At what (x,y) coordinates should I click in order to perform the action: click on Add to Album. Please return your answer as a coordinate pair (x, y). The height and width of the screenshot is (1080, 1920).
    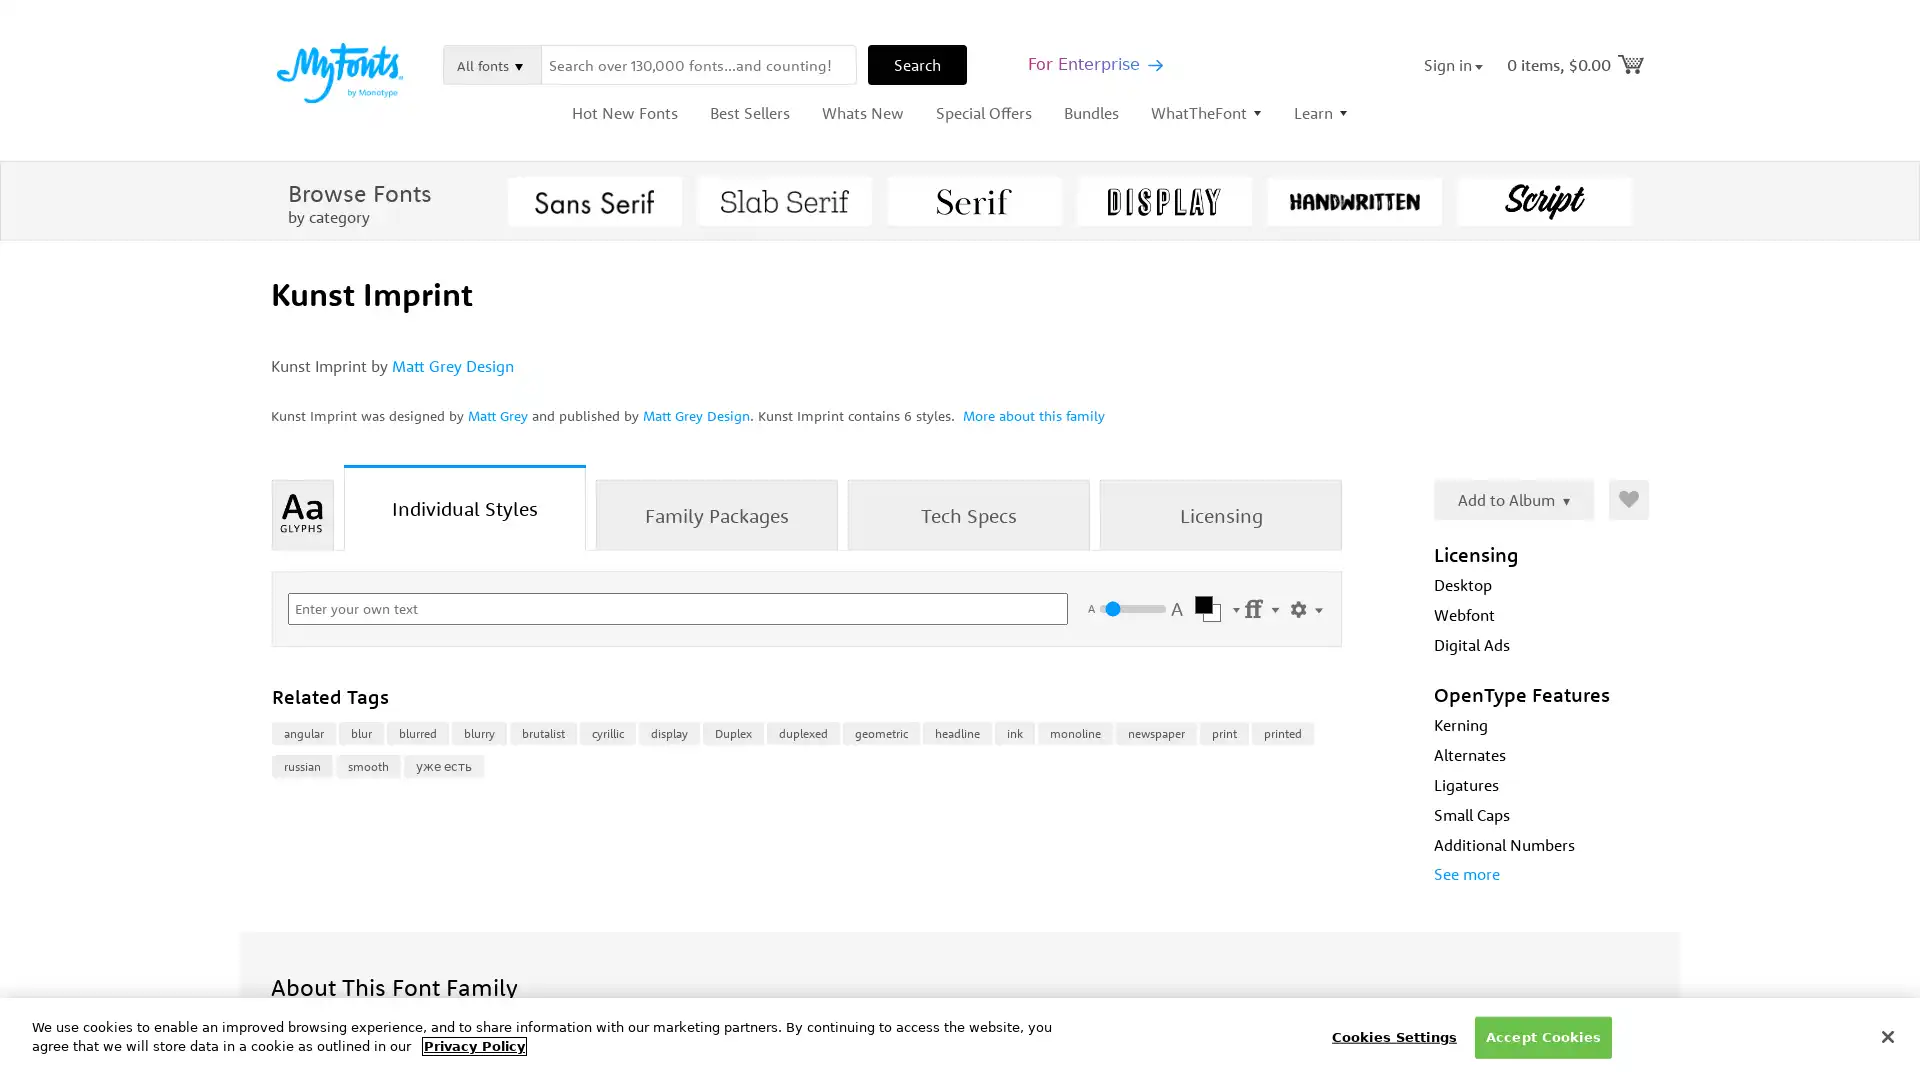
    Looking at the image, I should click on (1513, 499).